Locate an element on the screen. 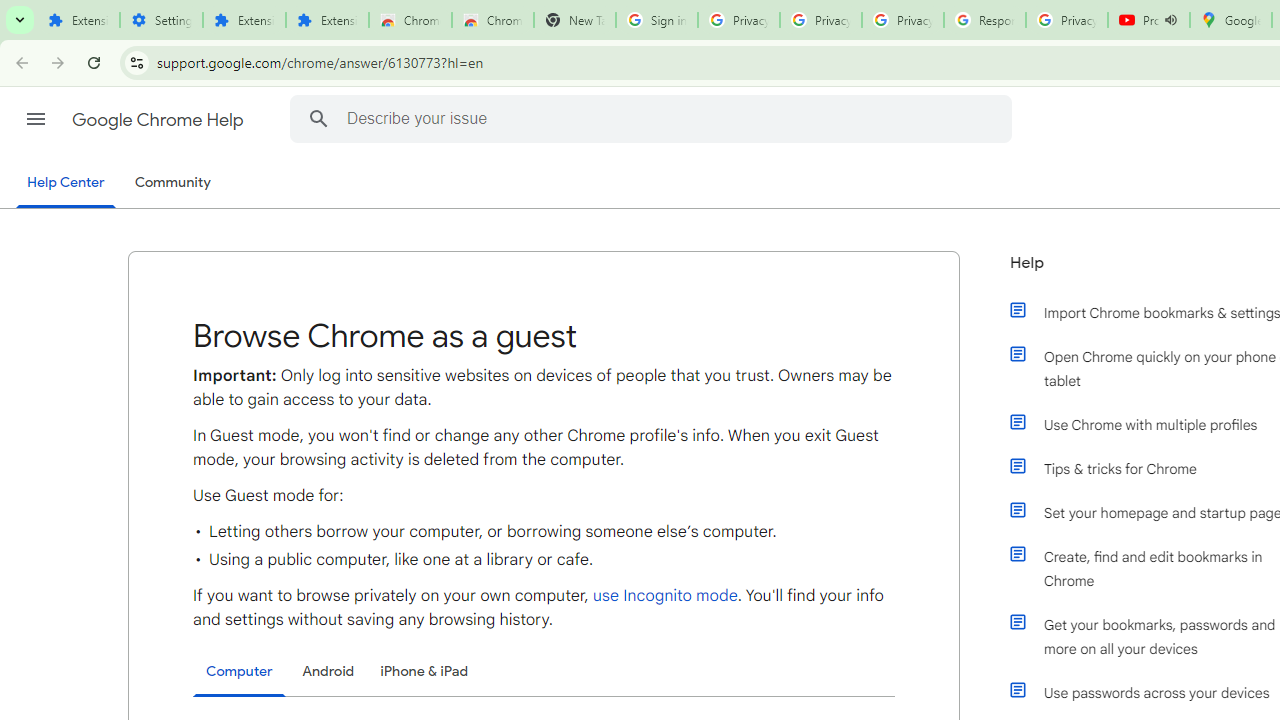  'iPhone & iPad' is located at coordinates (423, 671).